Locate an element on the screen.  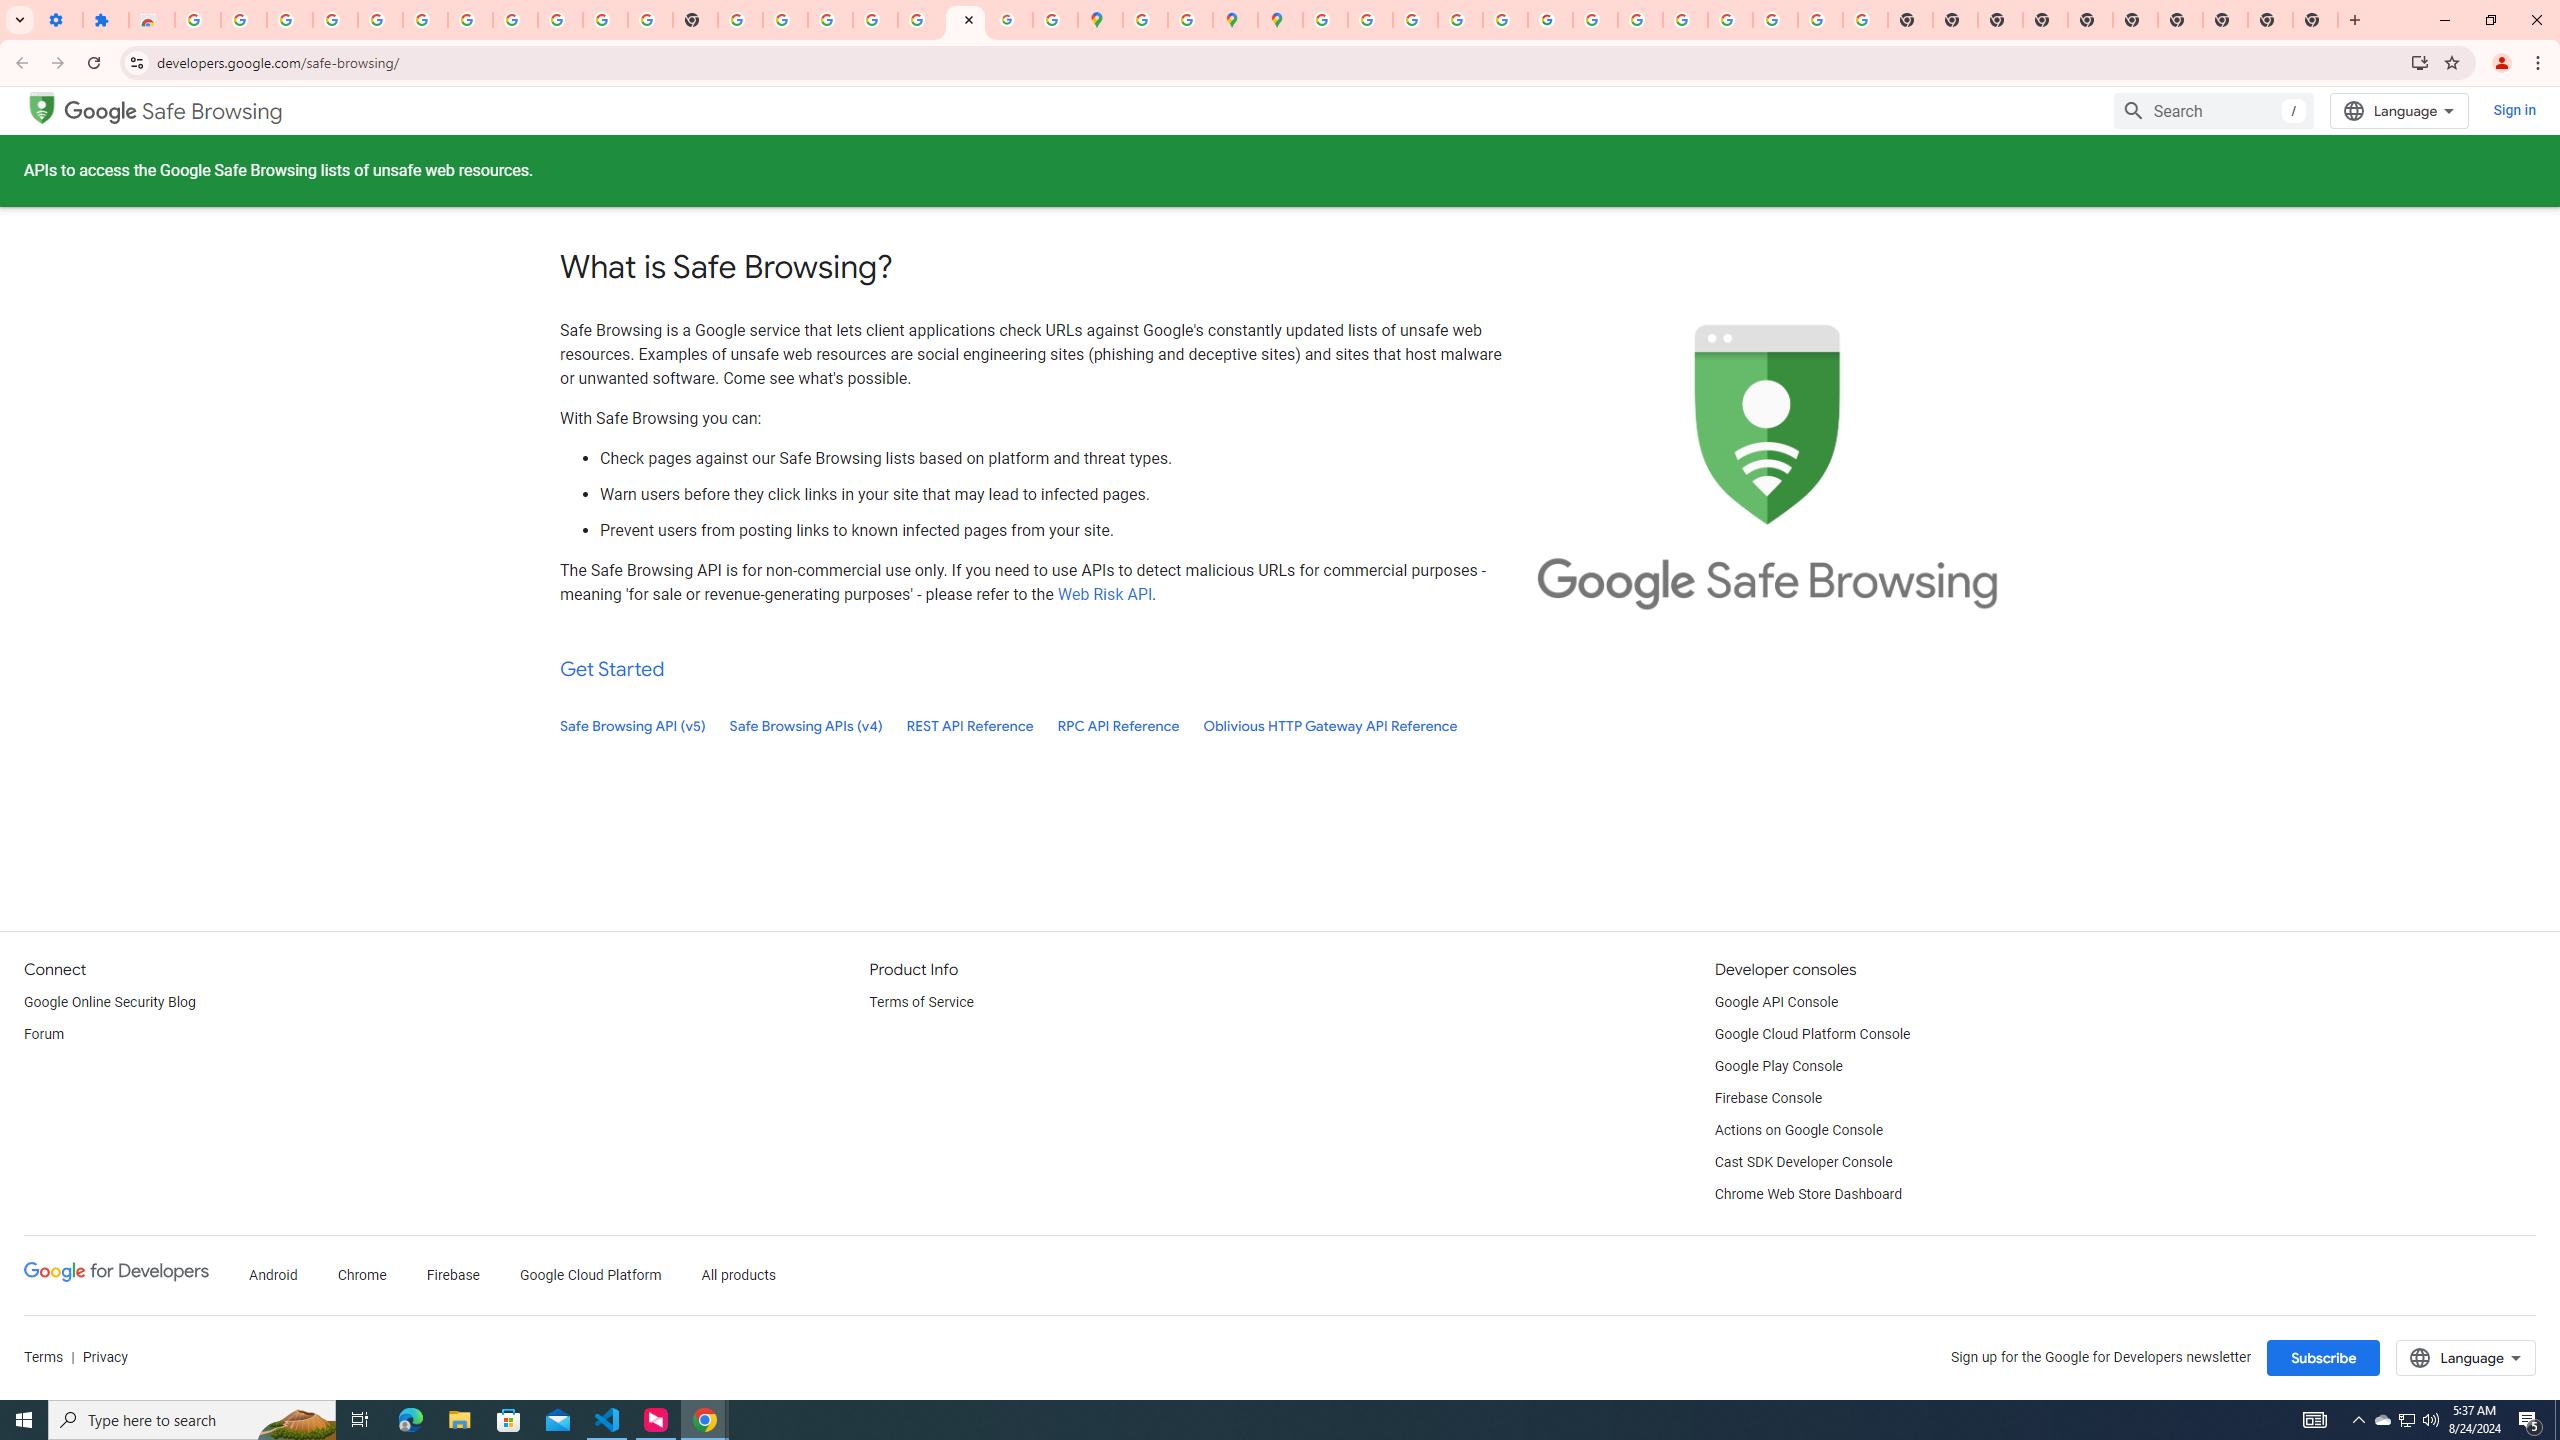
'Google Maps' is located at coordinates (1100, 19).